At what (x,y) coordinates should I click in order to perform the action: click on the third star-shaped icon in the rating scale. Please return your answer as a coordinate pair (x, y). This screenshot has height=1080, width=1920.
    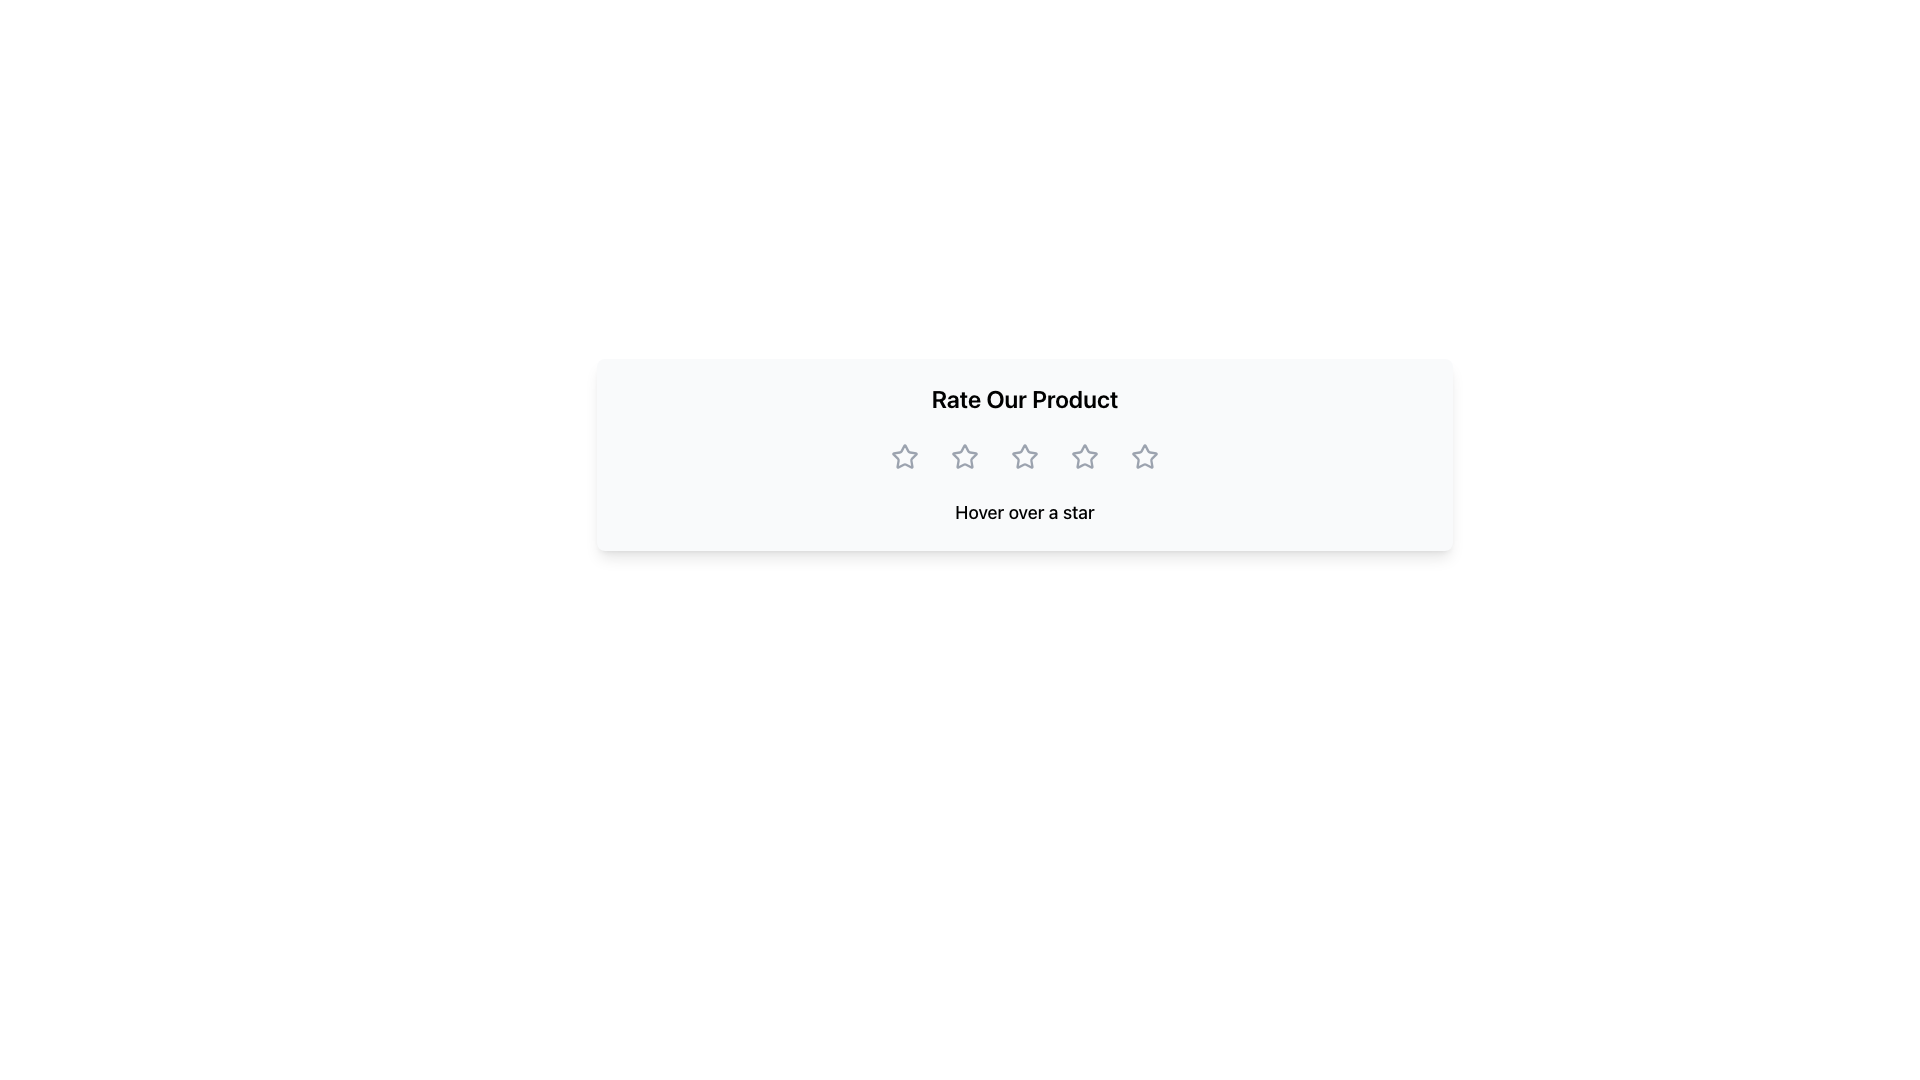
    Looking at the image, I should click on (1083, 456).